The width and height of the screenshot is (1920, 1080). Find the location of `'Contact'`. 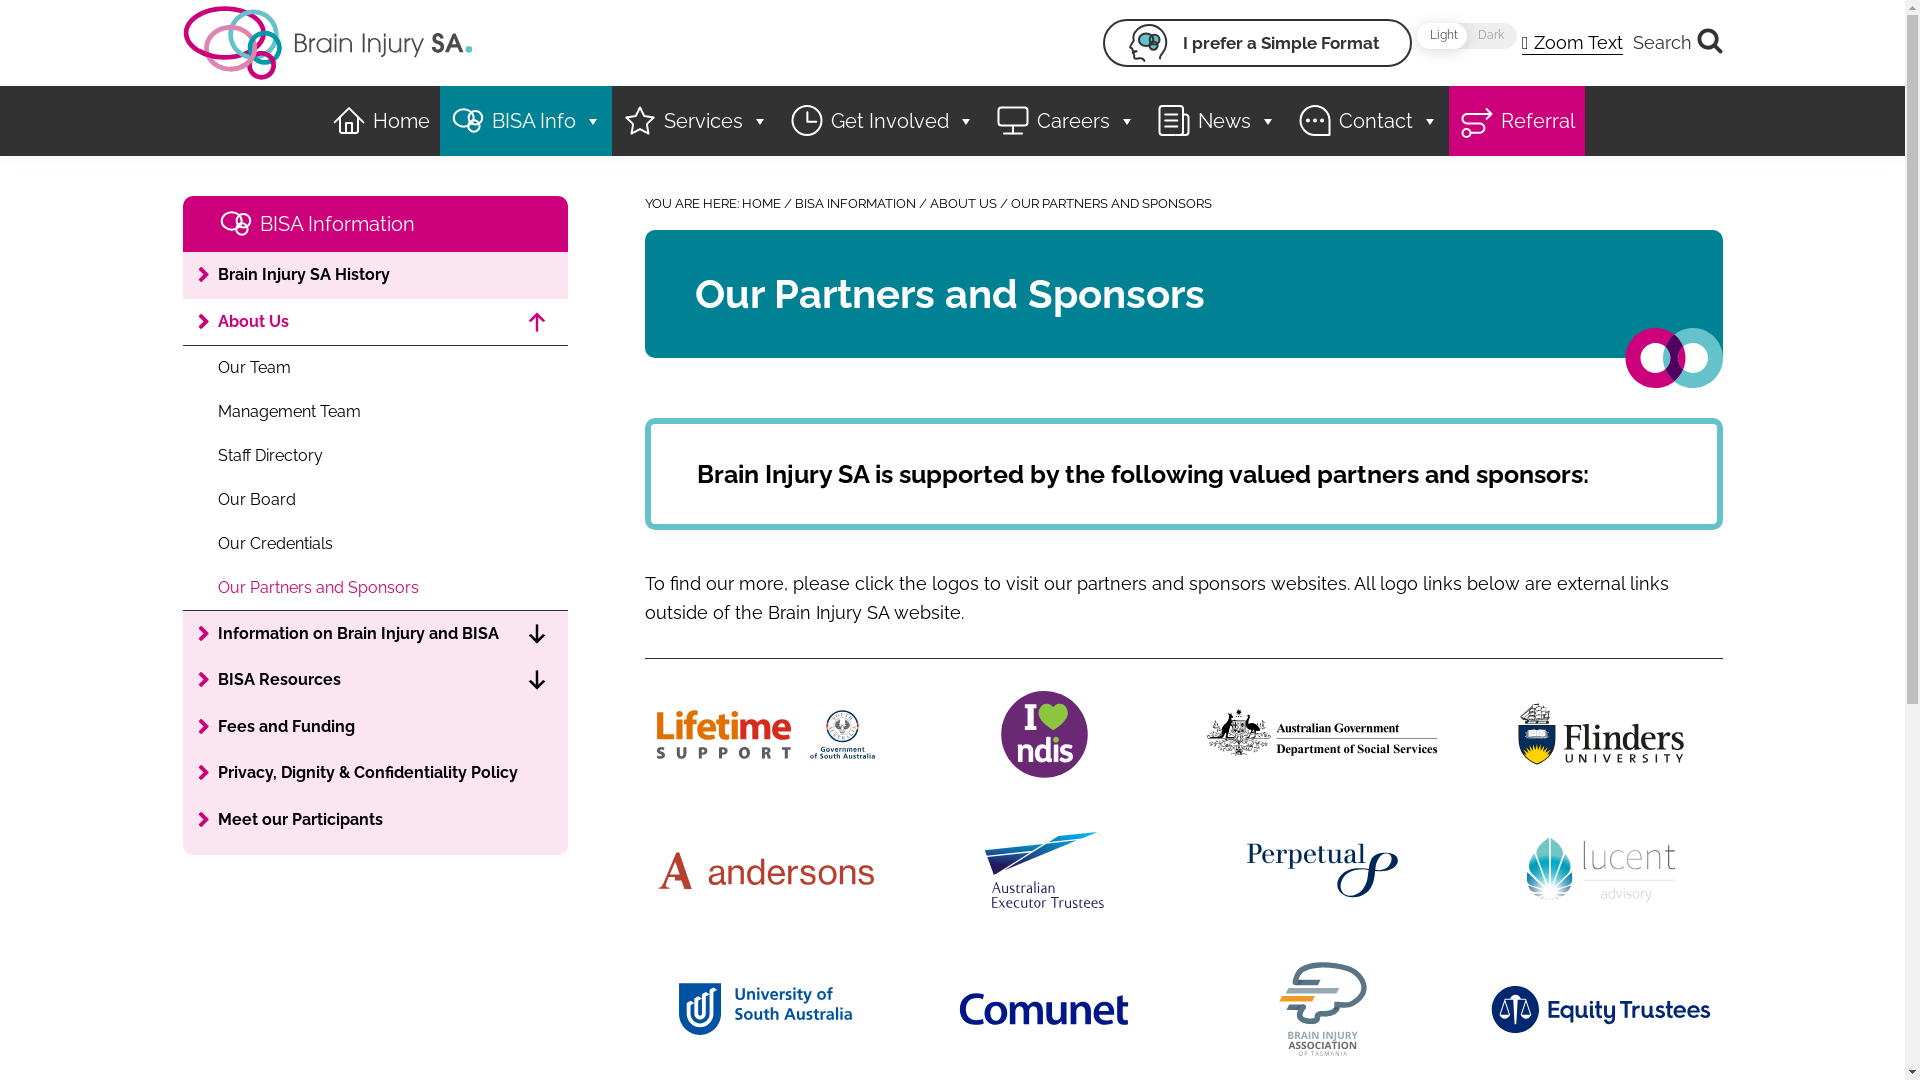

'Contact' is located at coordinates (1366, 120).